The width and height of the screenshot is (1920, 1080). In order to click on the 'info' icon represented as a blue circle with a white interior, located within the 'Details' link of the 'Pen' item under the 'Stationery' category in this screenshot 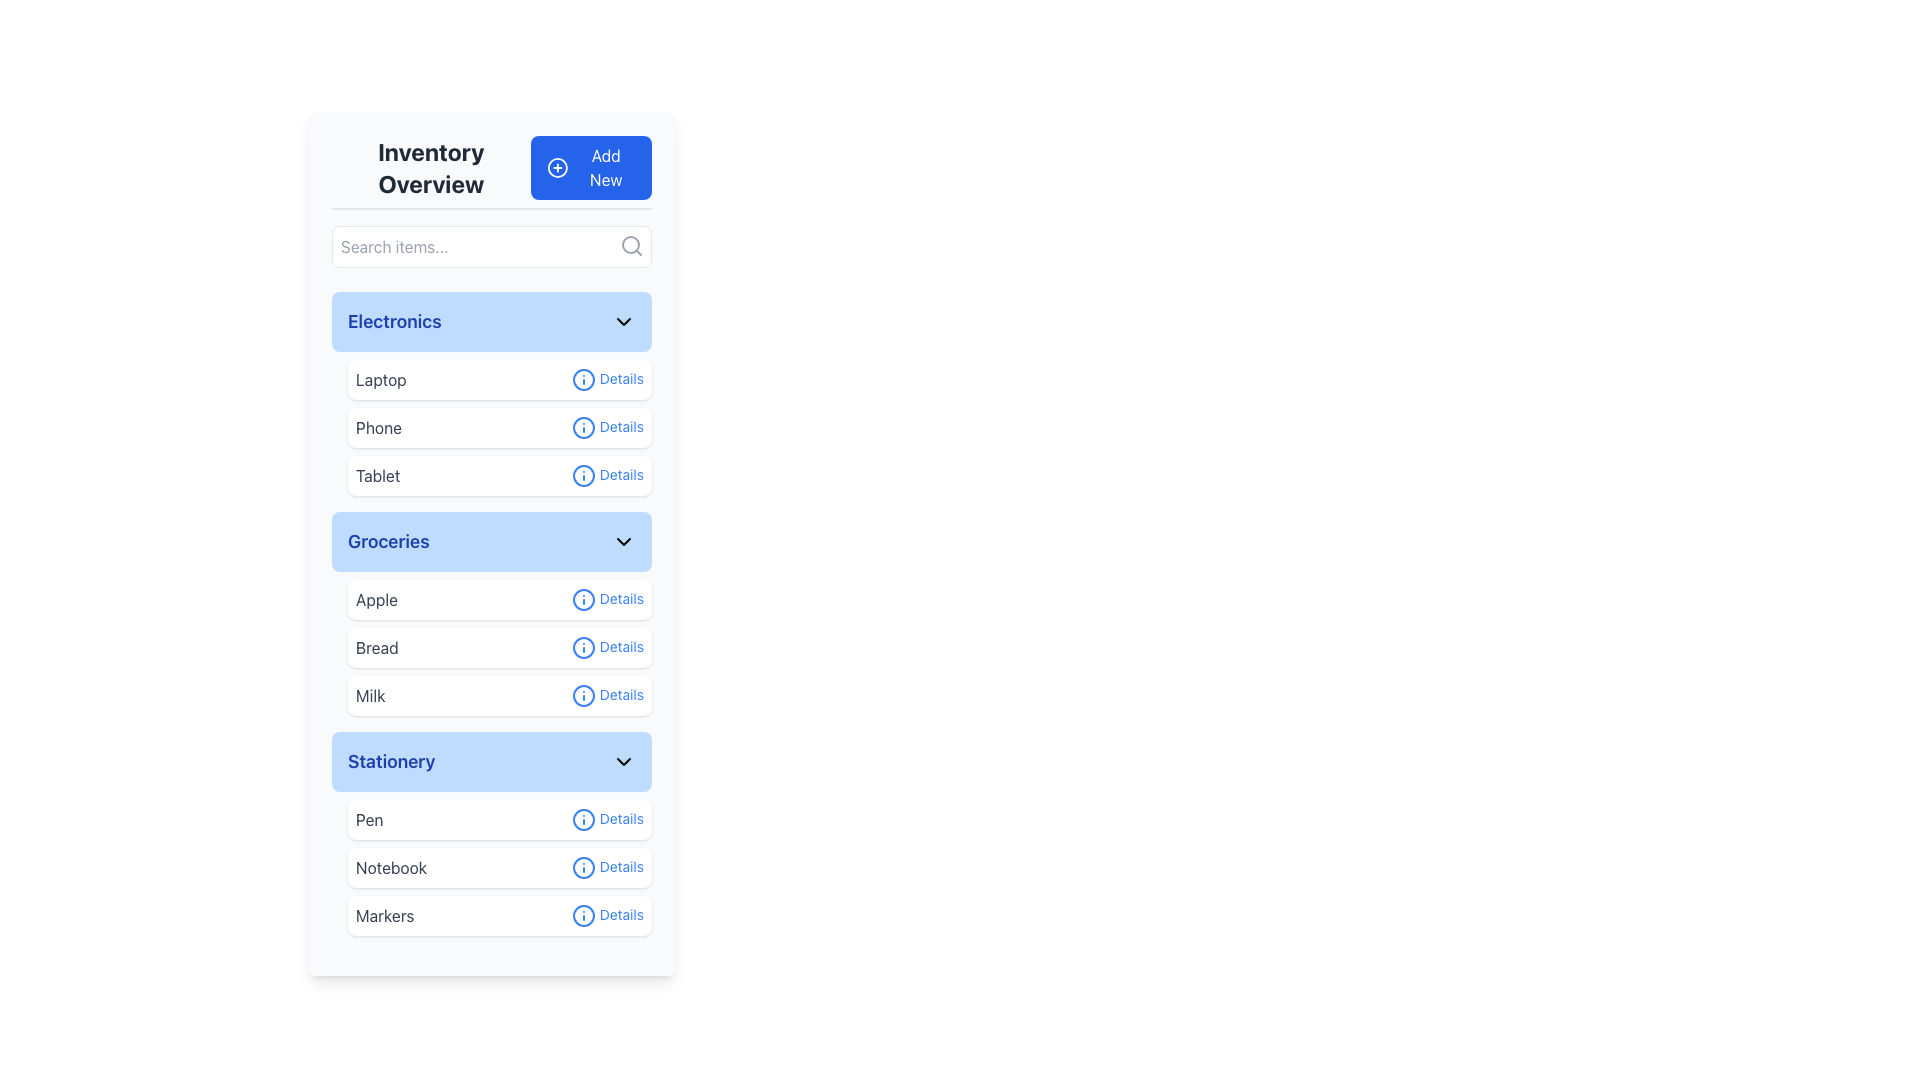, I will do `click(582, 820)`.